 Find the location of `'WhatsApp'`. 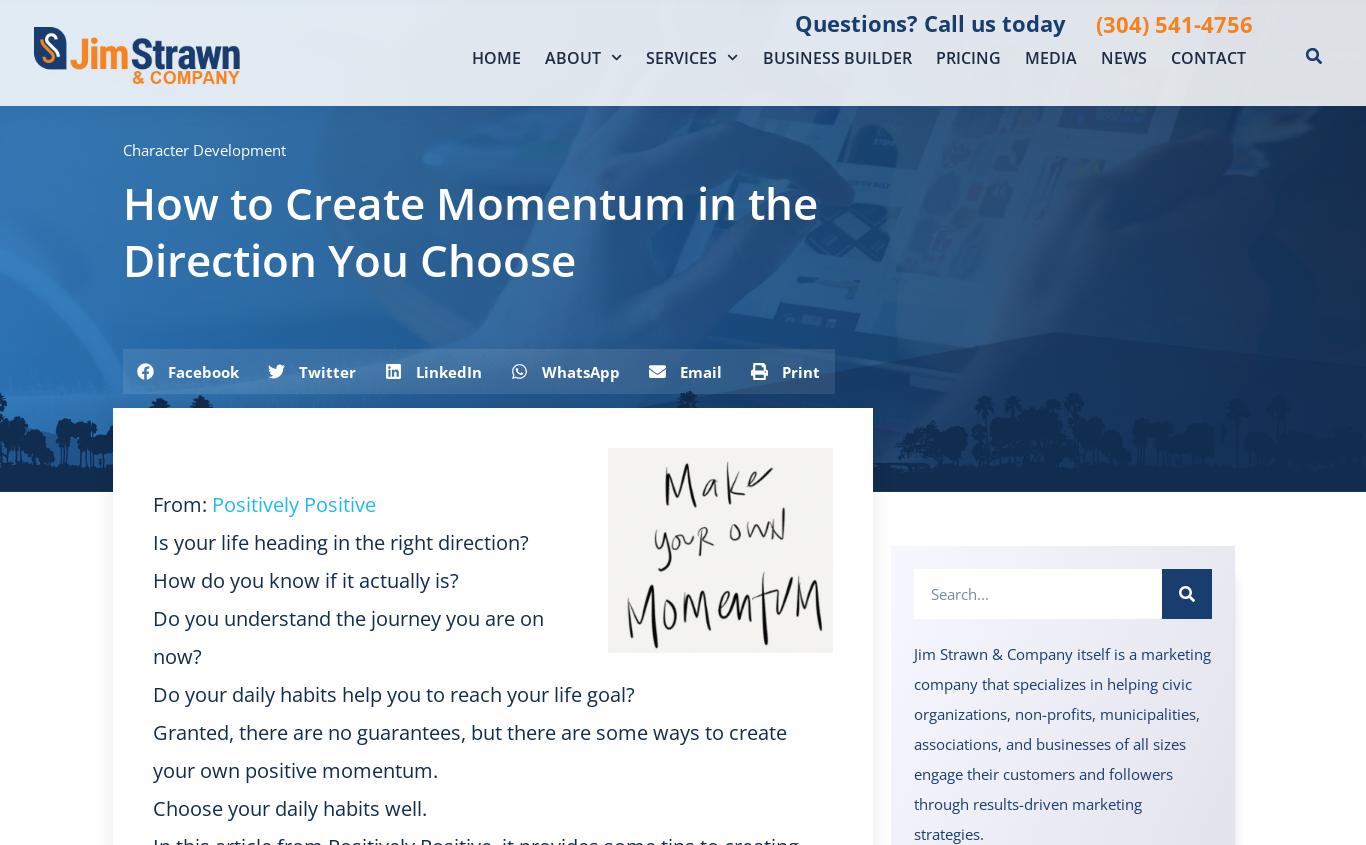

'WhatsApp' is located at coordinates (579, 370).